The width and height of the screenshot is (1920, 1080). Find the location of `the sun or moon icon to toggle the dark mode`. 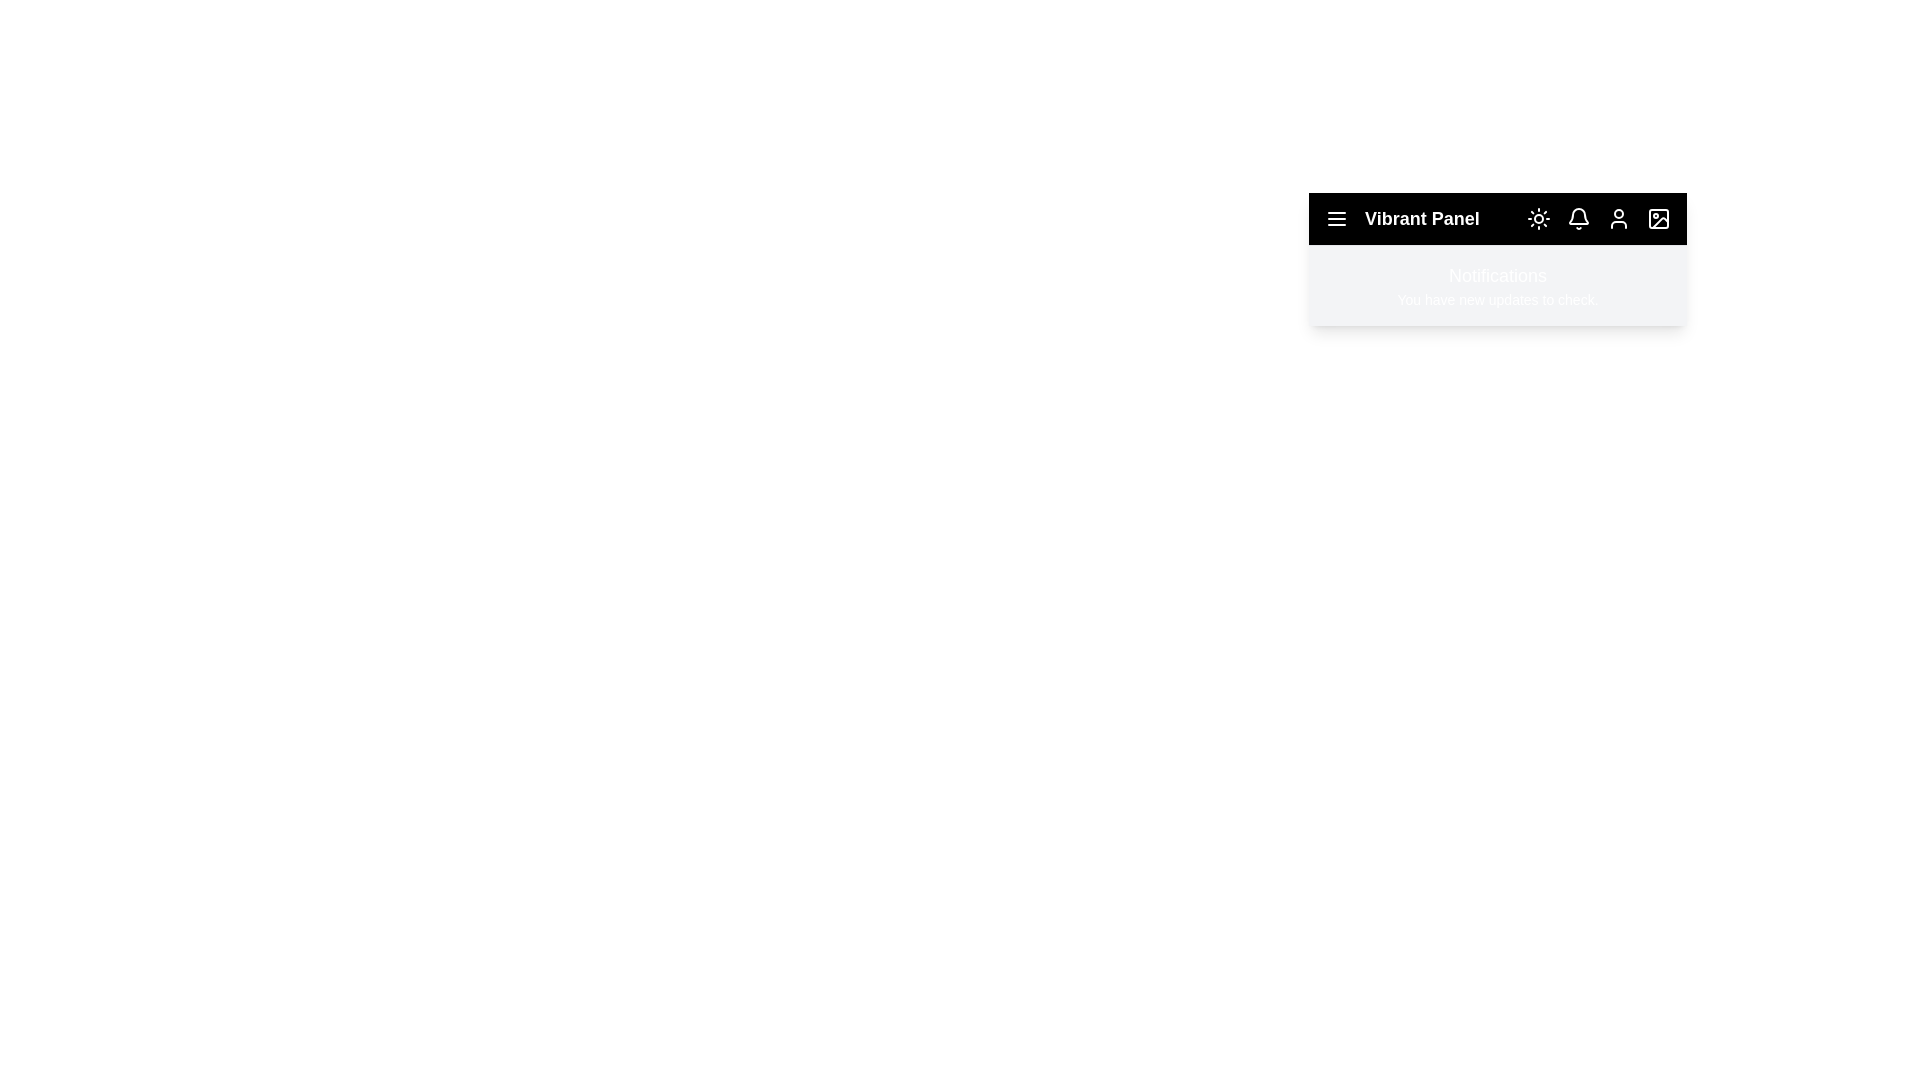

the sun or moon icon to toggle the dark mode is located at coordinates (1538, 219).